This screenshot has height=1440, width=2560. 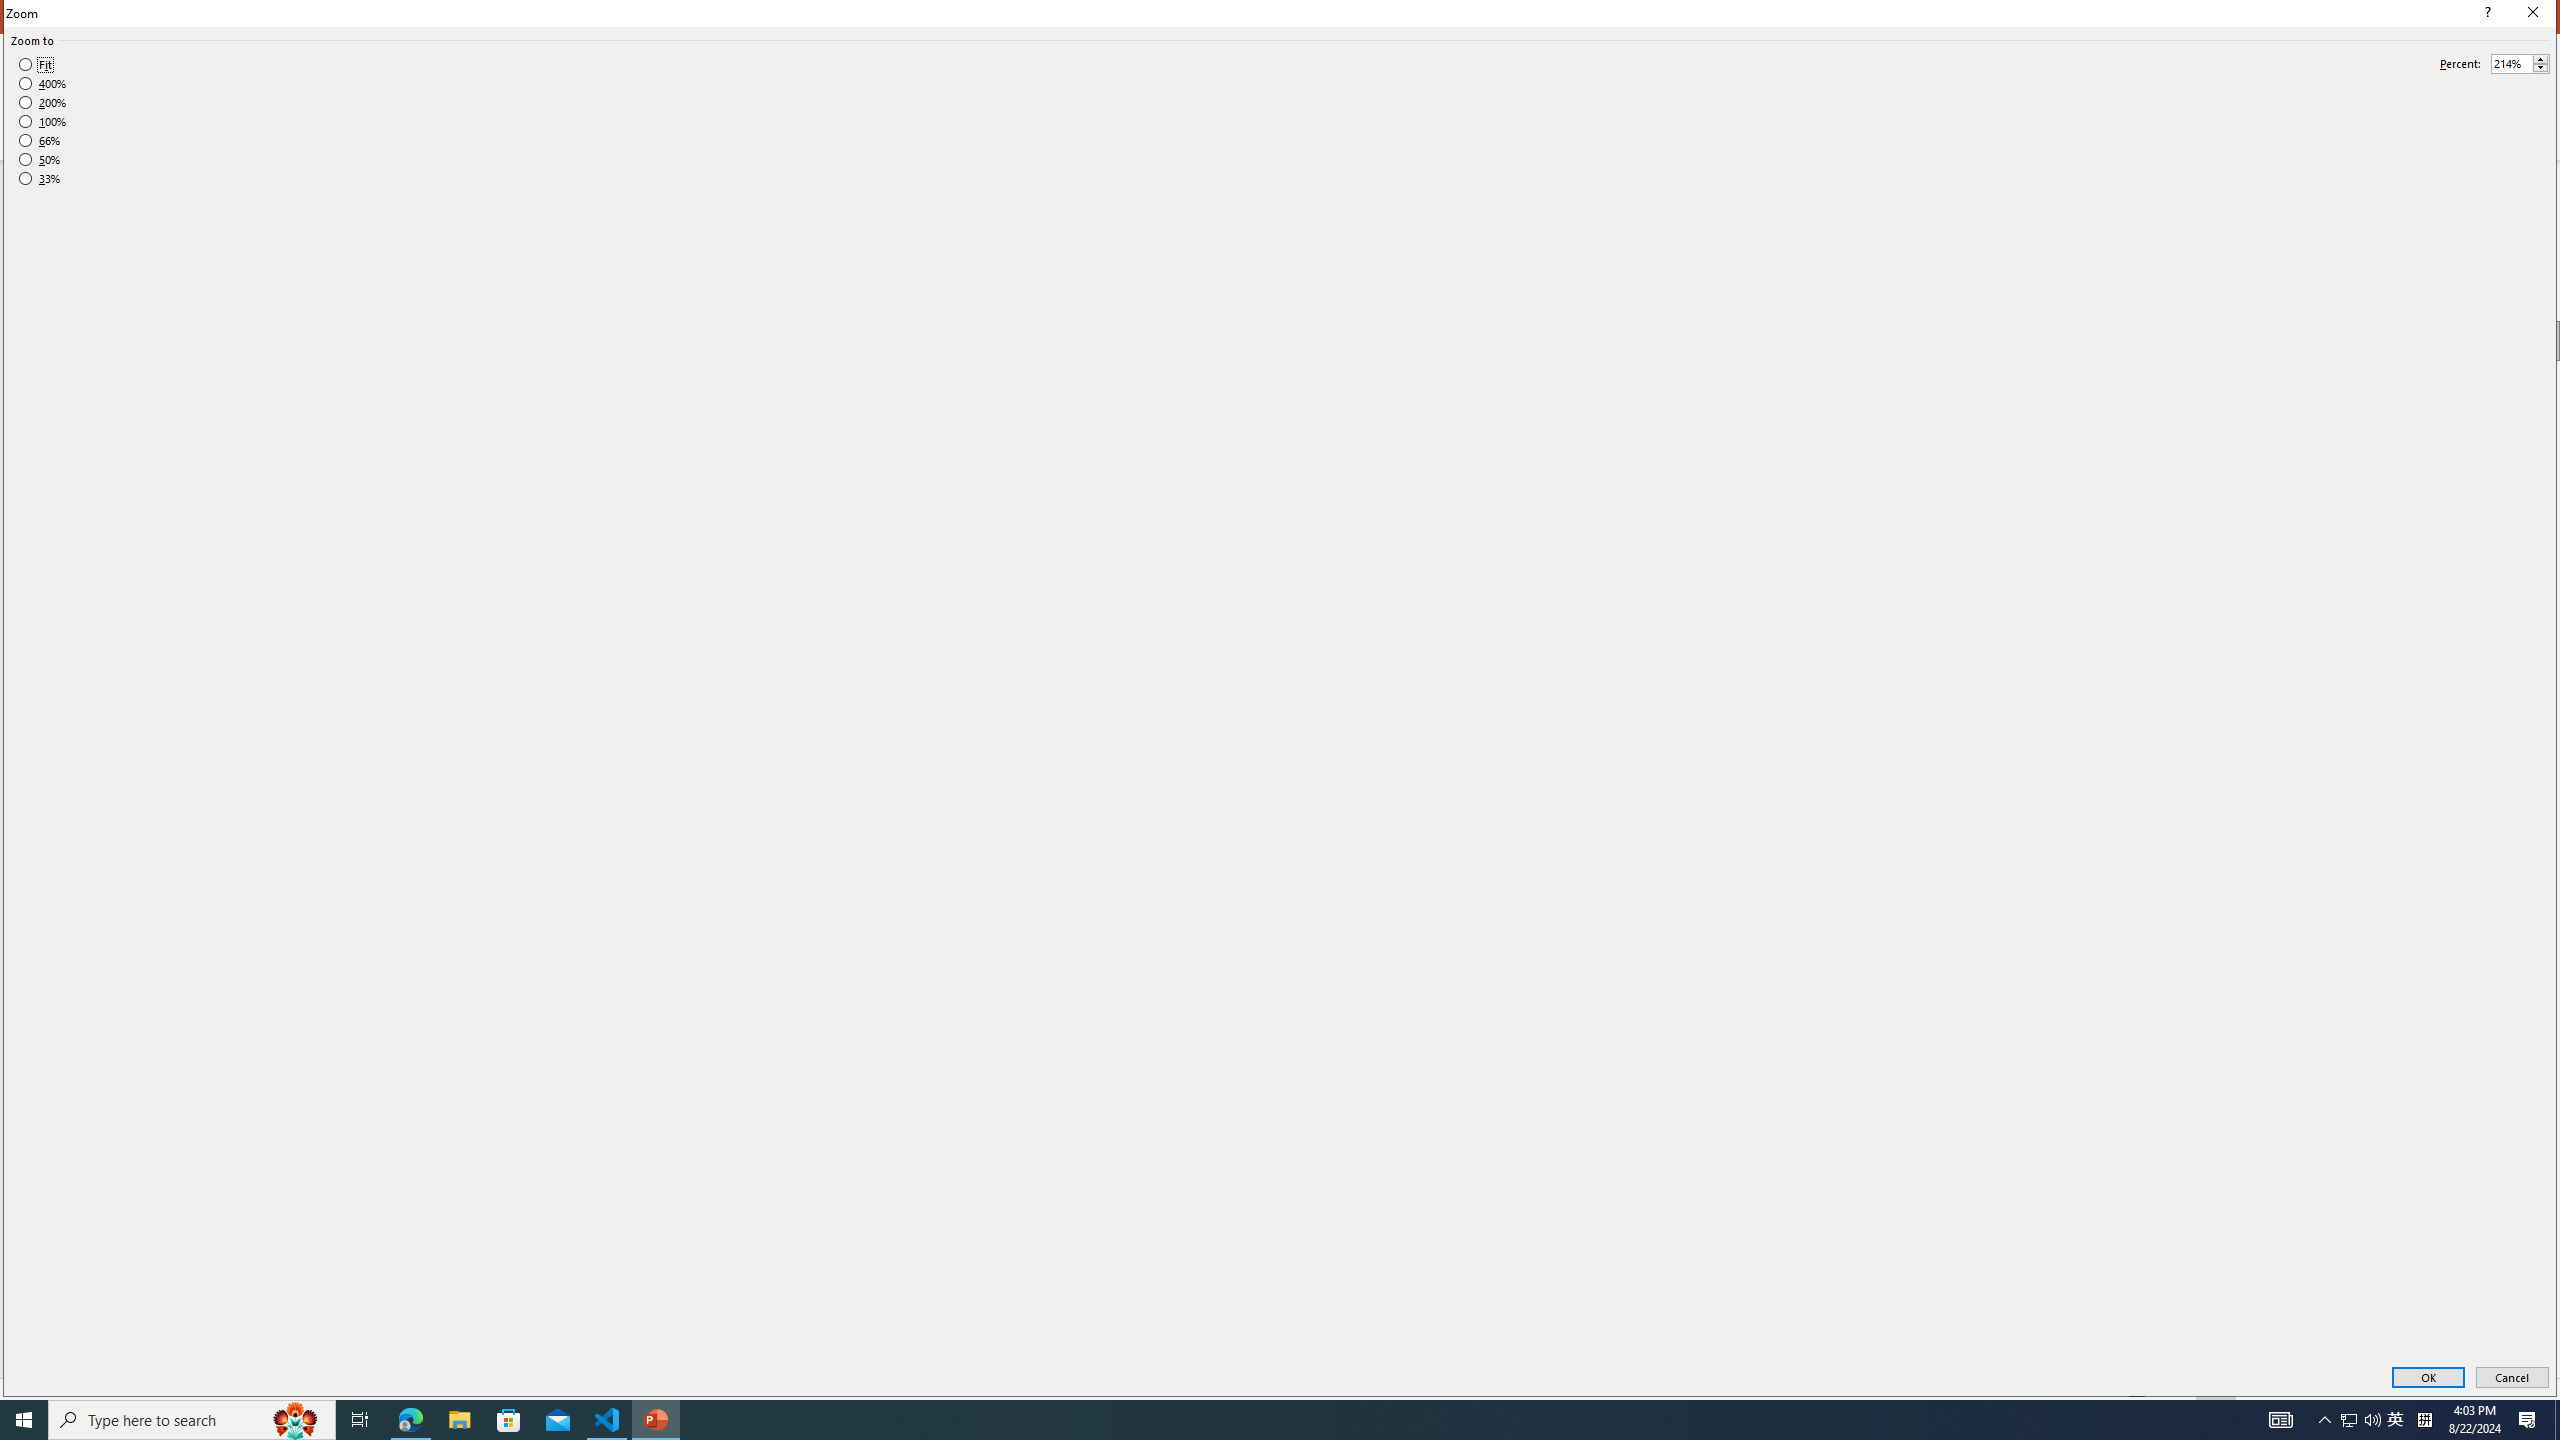 What do you see at coordinates (34, 65) in the screenshot?
I see `'Fit'` at bounding box center [34, 65].